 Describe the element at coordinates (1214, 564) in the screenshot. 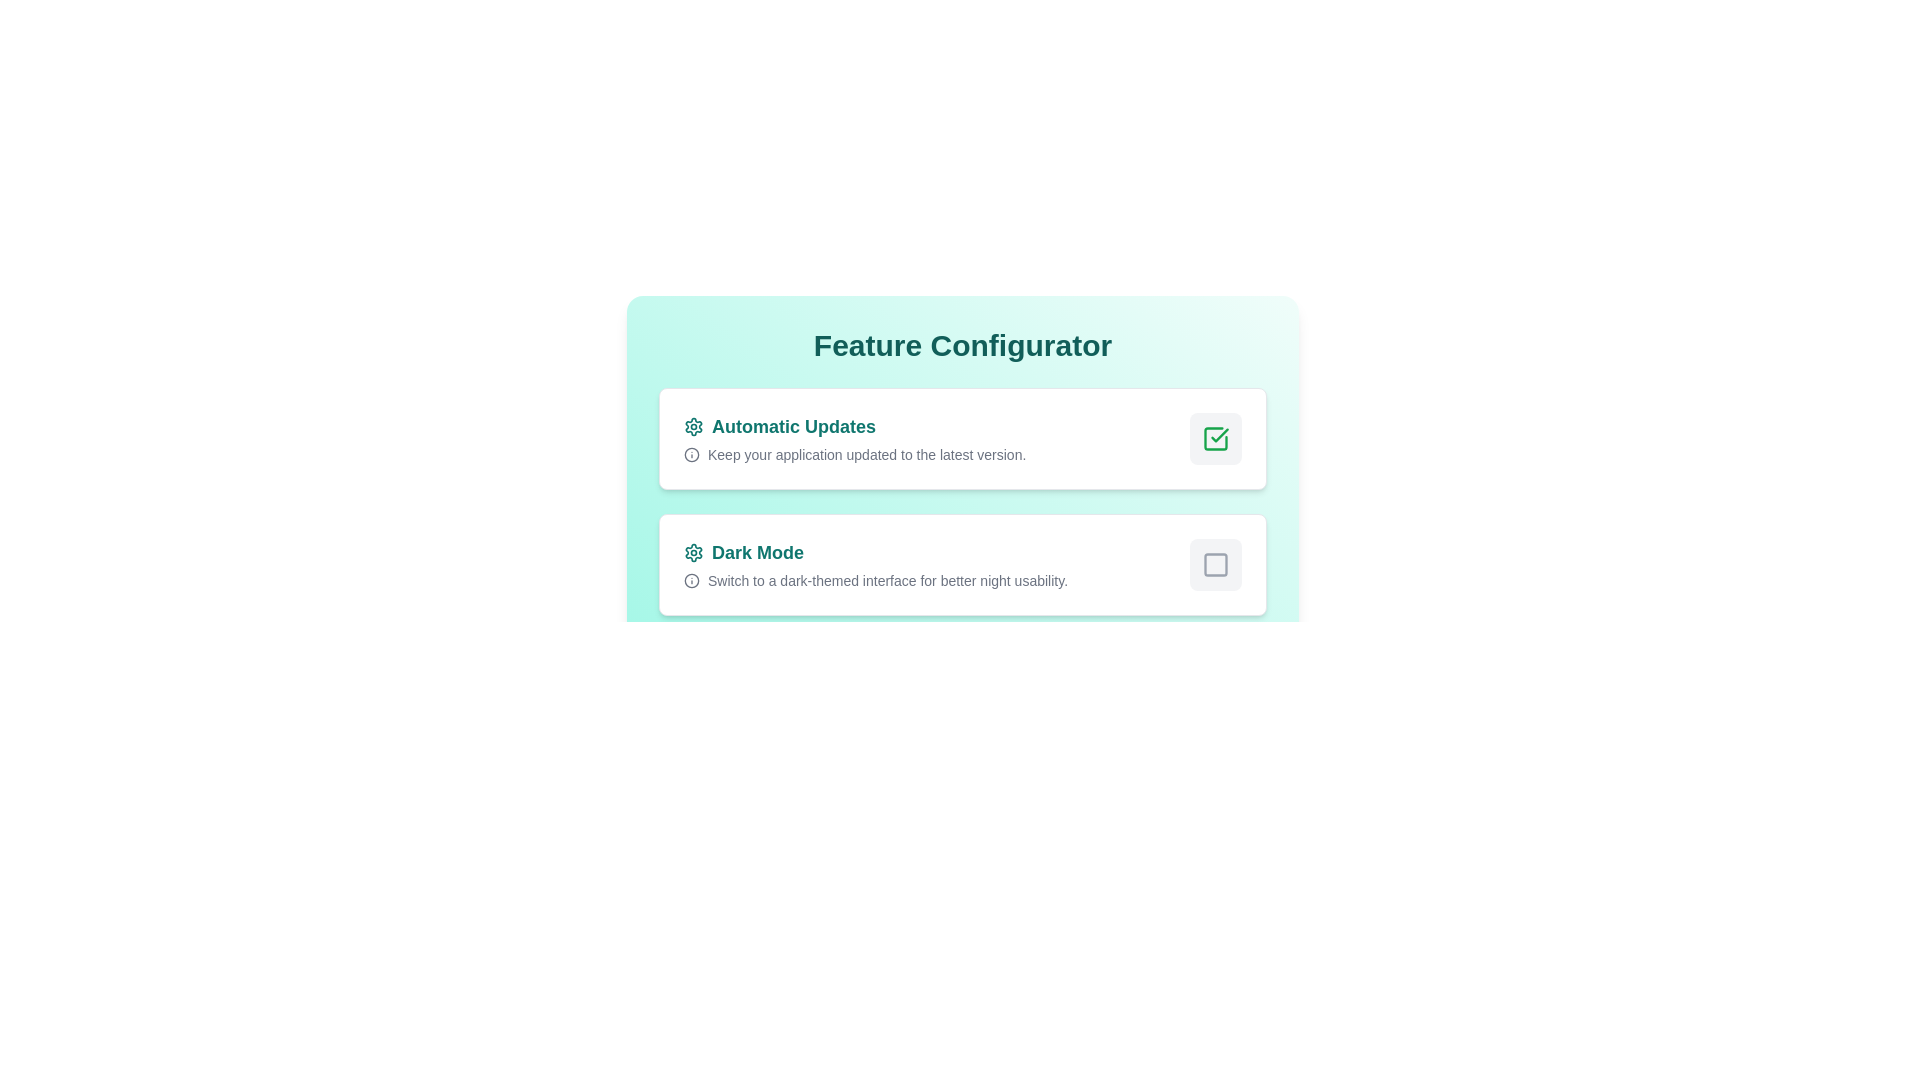

I see `the square-shaped button with rounded corners that has a light gray background and a dark gray square icon, located at the far right of the 'Dark Mode' section in the 'Feature Configurator' interface` at that location.